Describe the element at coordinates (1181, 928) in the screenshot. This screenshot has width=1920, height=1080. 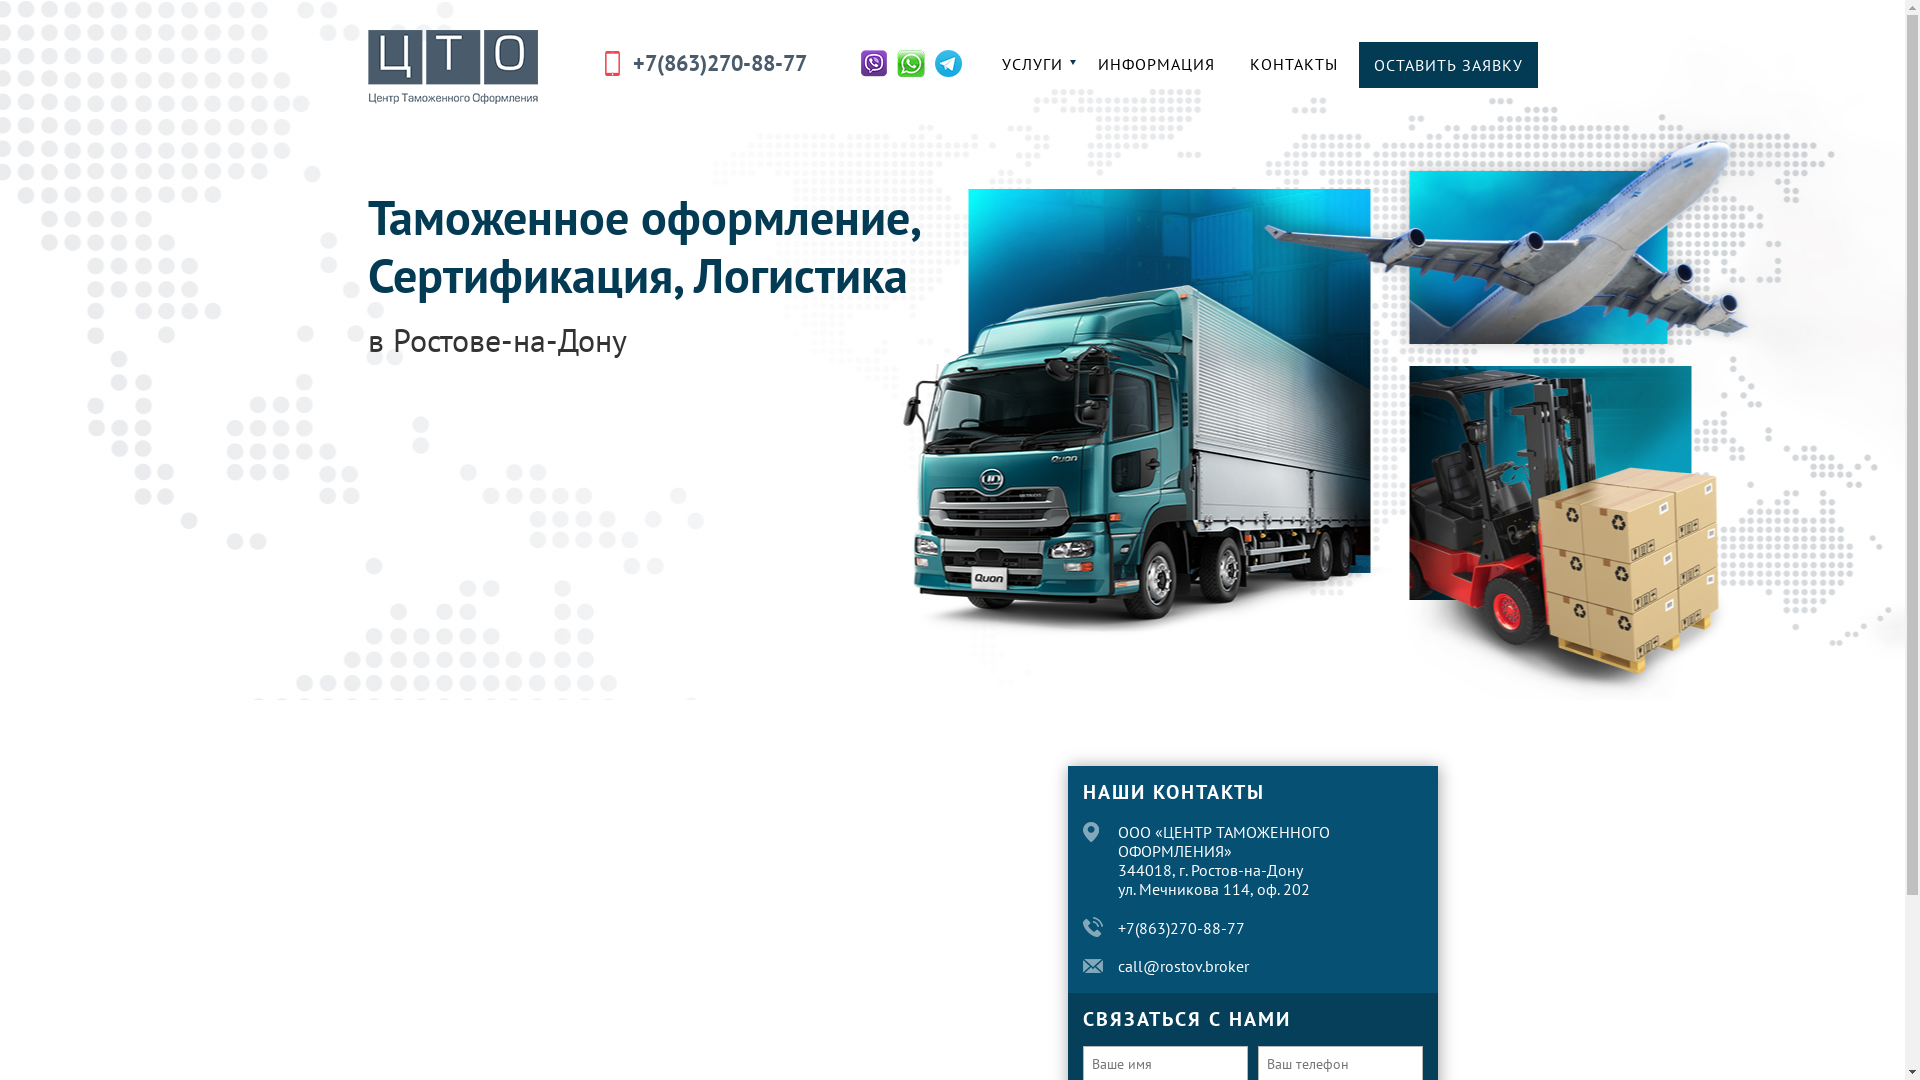
I see `'+7(863)270-88-77'` at that location.